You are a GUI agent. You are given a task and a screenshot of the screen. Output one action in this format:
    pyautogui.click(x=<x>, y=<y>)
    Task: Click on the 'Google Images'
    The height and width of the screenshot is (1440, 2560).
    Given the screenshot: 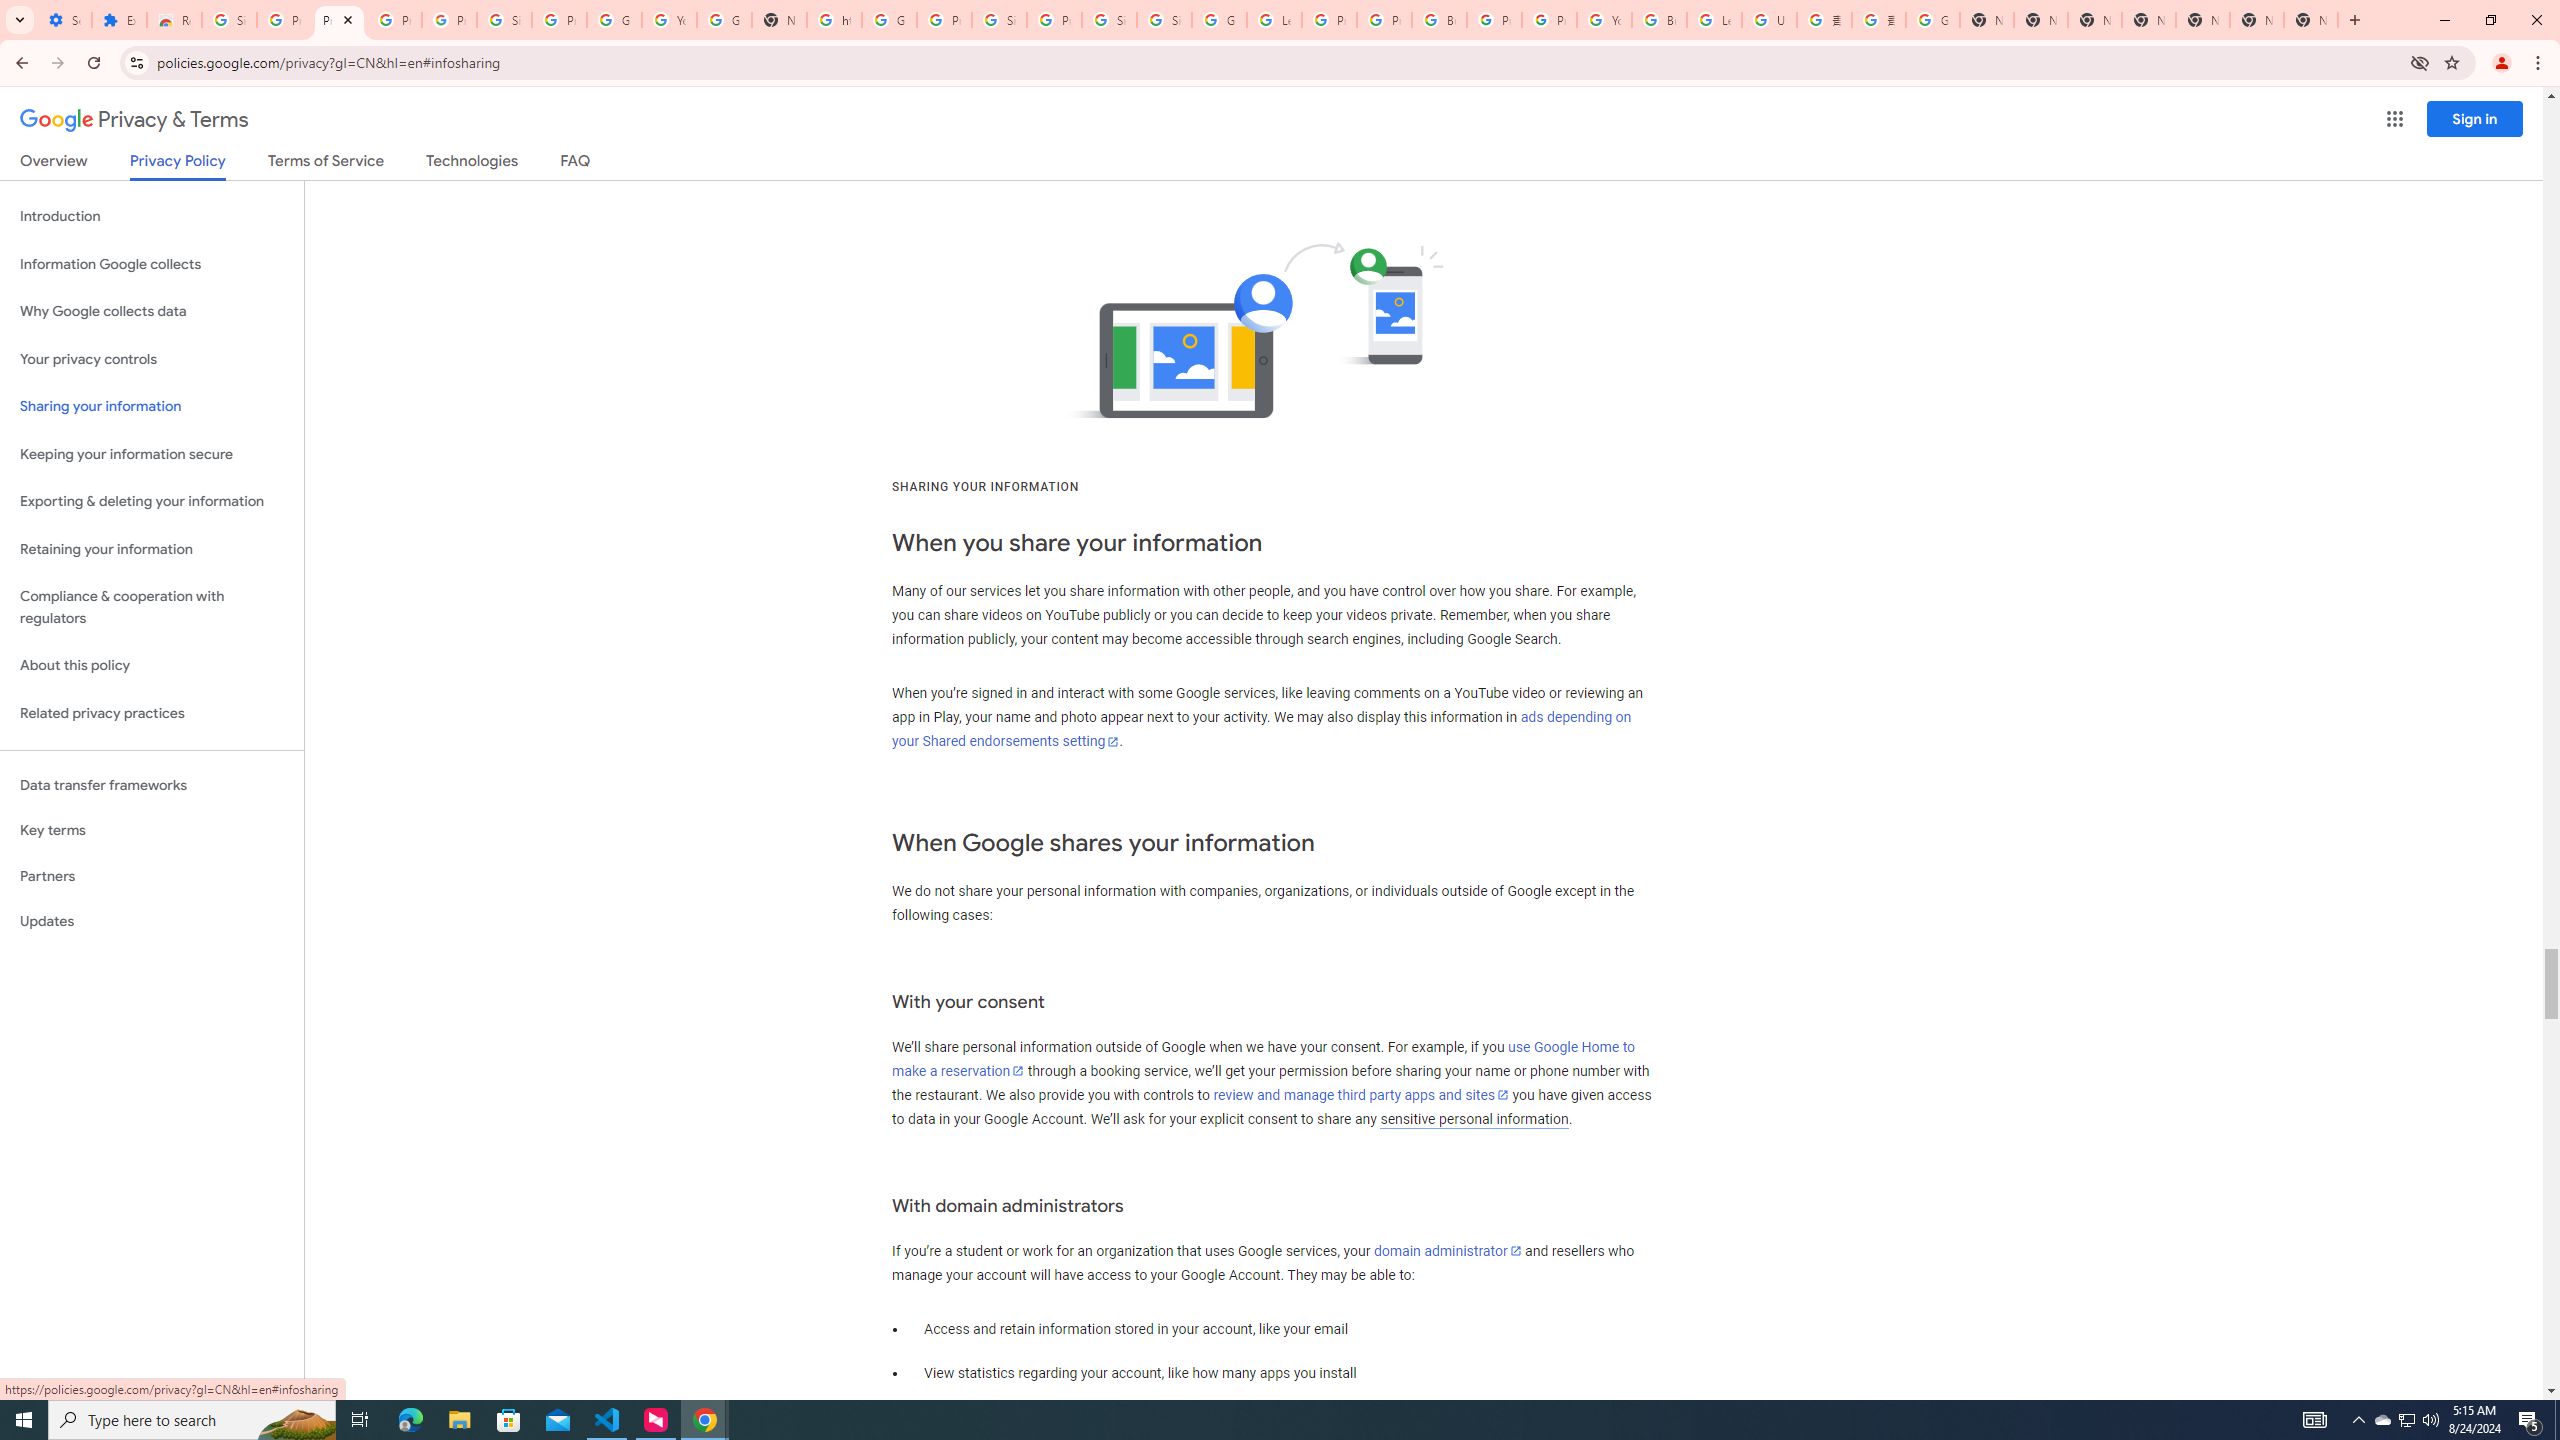 What is the action you would take?
    pyautogui.click(x=1932, y=19)
    